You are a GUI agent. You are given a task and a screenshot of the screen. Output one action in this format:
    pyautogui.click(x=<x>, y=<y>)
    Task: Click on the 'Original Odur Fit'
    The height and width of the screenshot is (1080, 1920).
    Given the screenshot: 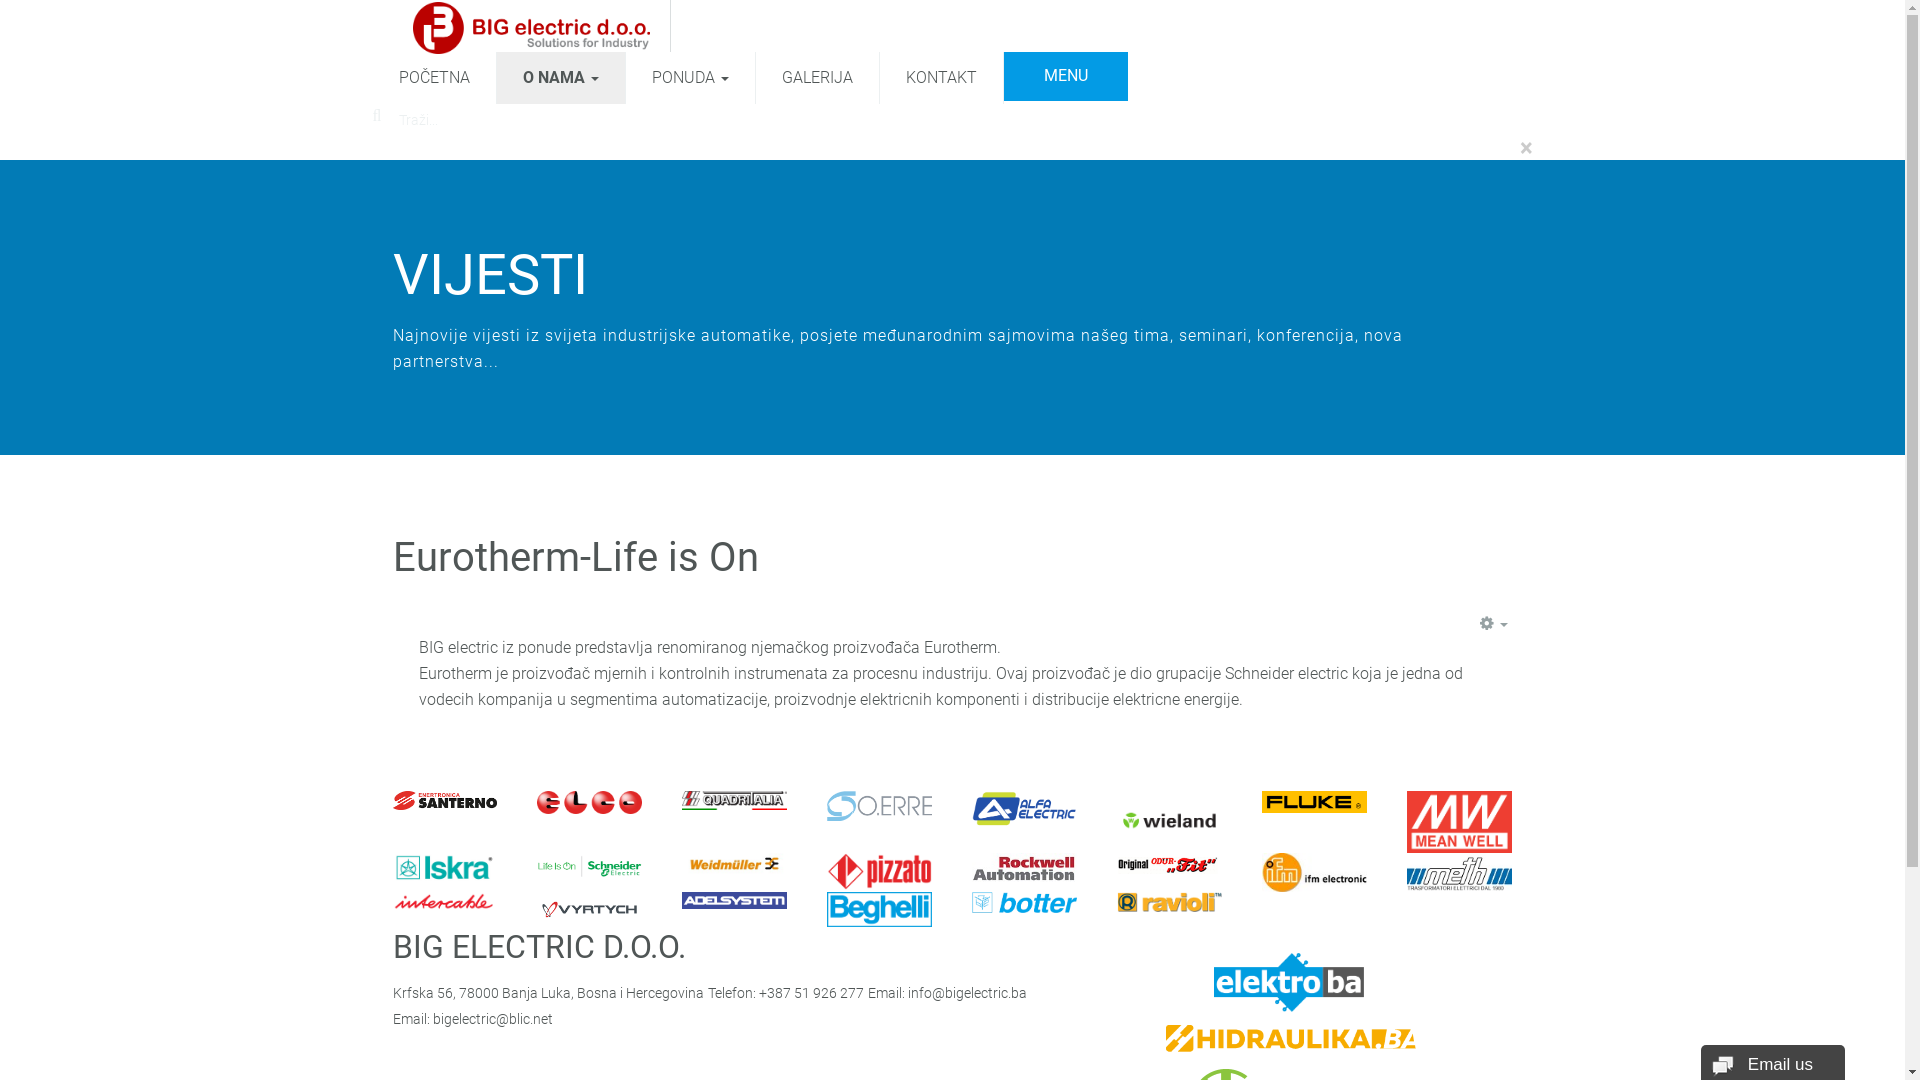 What is the action you would take?
    pyautogui.click(x=1169, y=863)
    